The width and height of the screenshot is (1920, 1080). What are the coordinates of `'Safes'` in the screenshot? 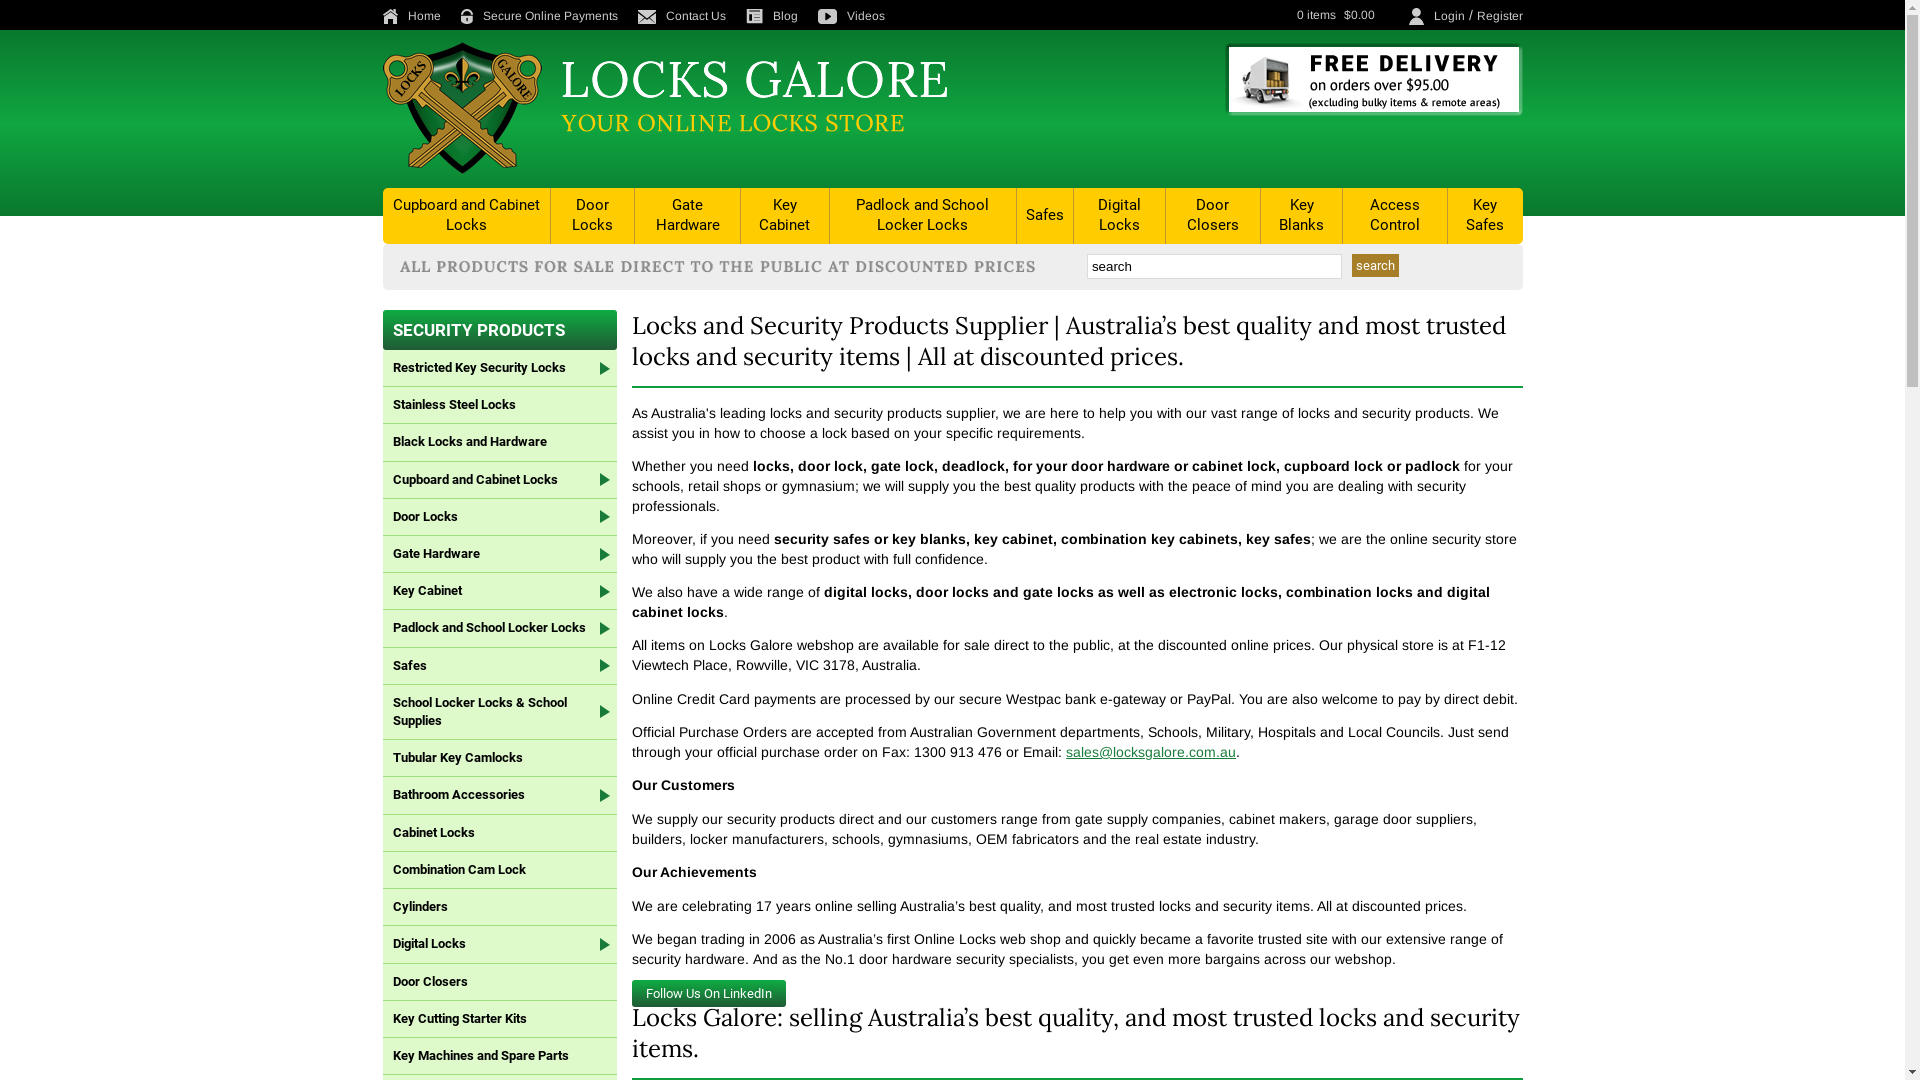 It's located at (499, 666).